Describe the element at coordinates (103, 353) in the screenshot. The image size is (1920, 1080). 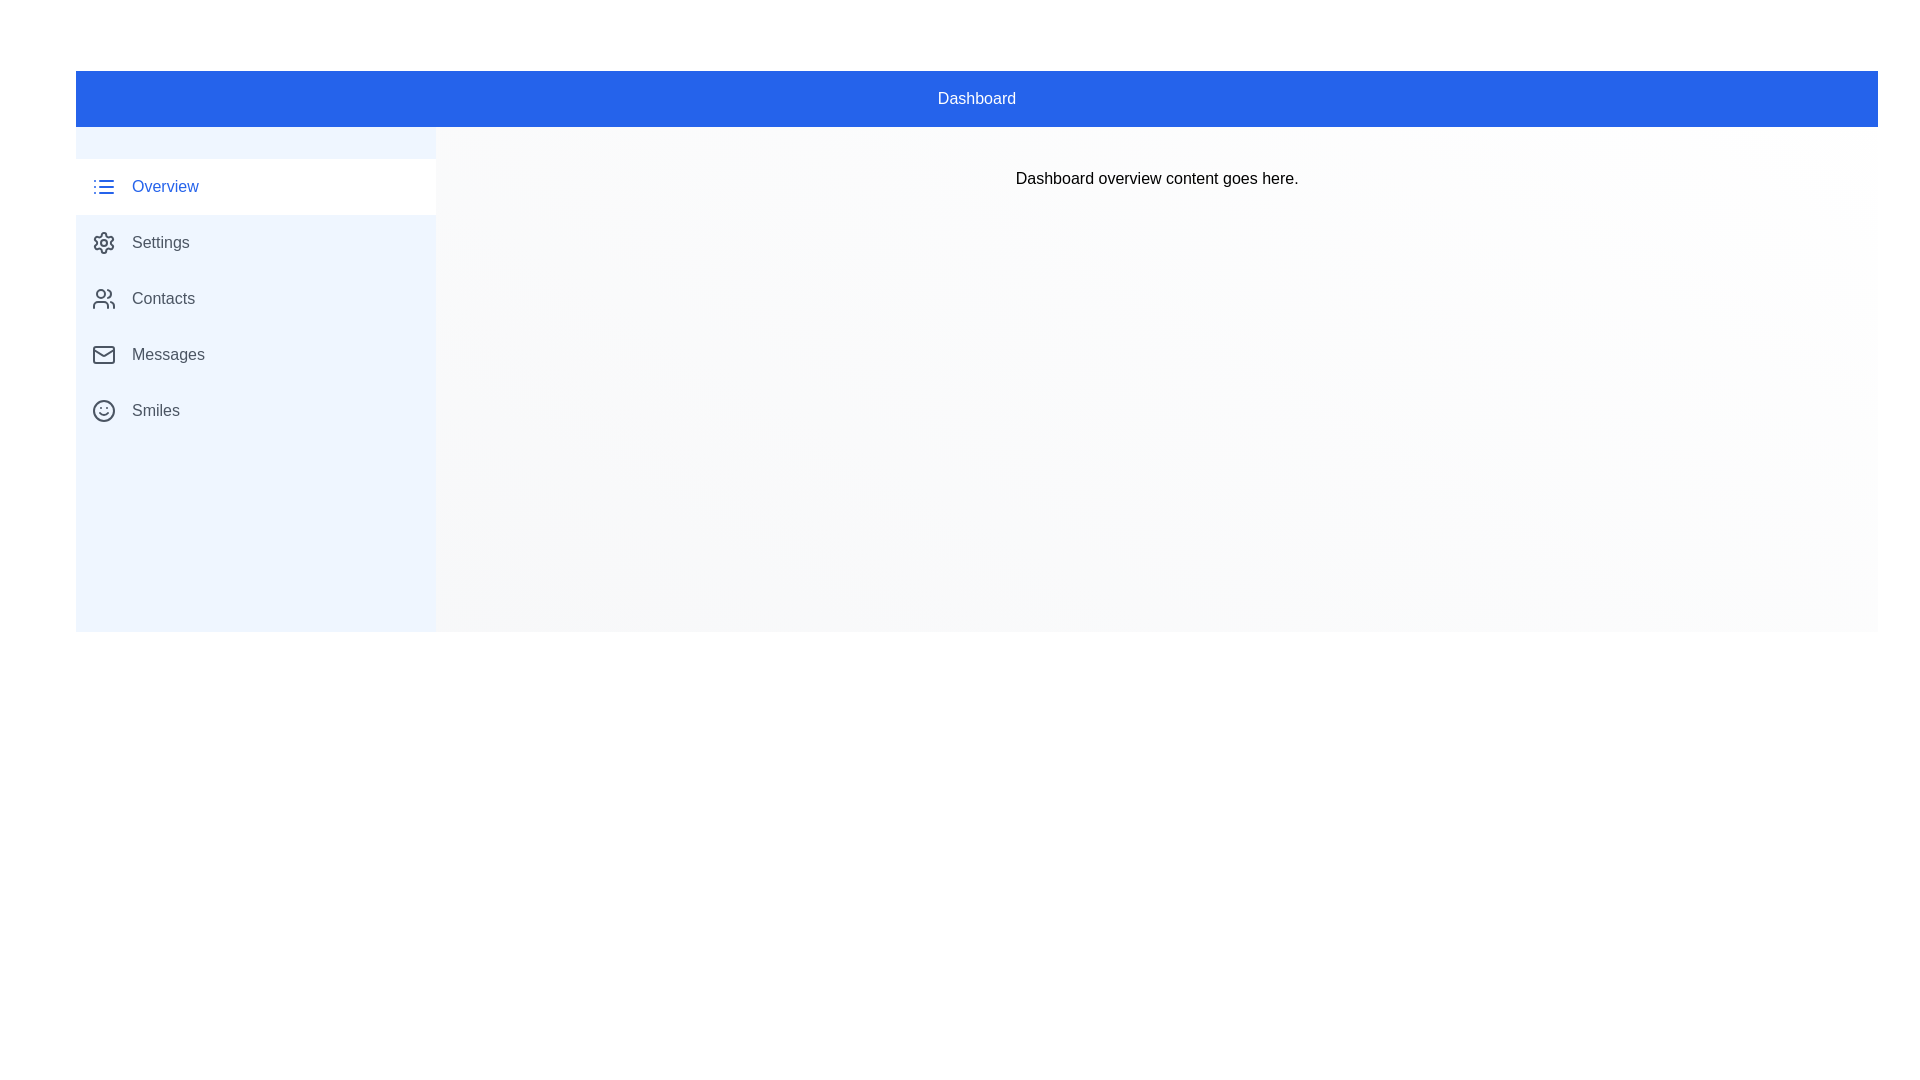
I see `the 'Messages' icon in the sidebar menu, which is positioned directly to the left of the 'Messages' label` at that location.